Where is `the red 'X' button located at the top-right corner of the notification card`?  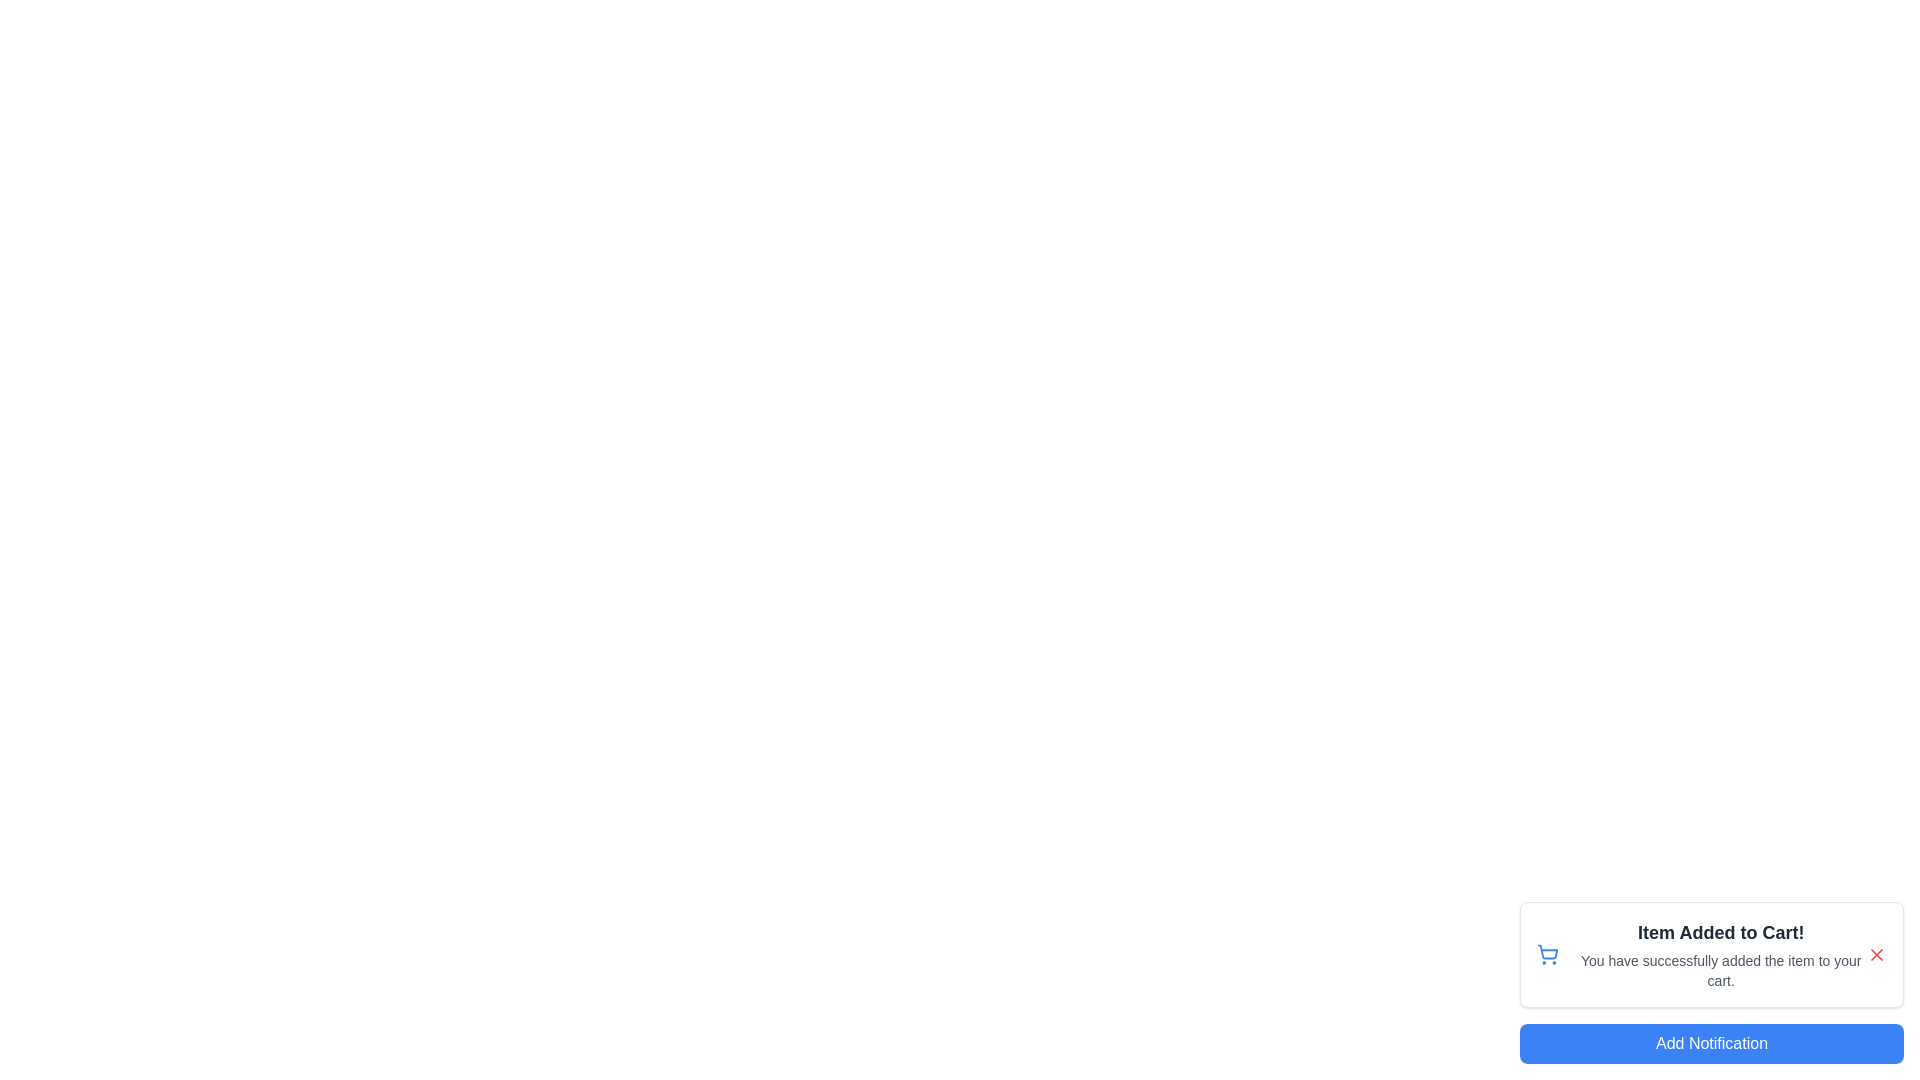
the red 'X' button located at the top-right corner of the notification card is located at coordinates (1875, 954).